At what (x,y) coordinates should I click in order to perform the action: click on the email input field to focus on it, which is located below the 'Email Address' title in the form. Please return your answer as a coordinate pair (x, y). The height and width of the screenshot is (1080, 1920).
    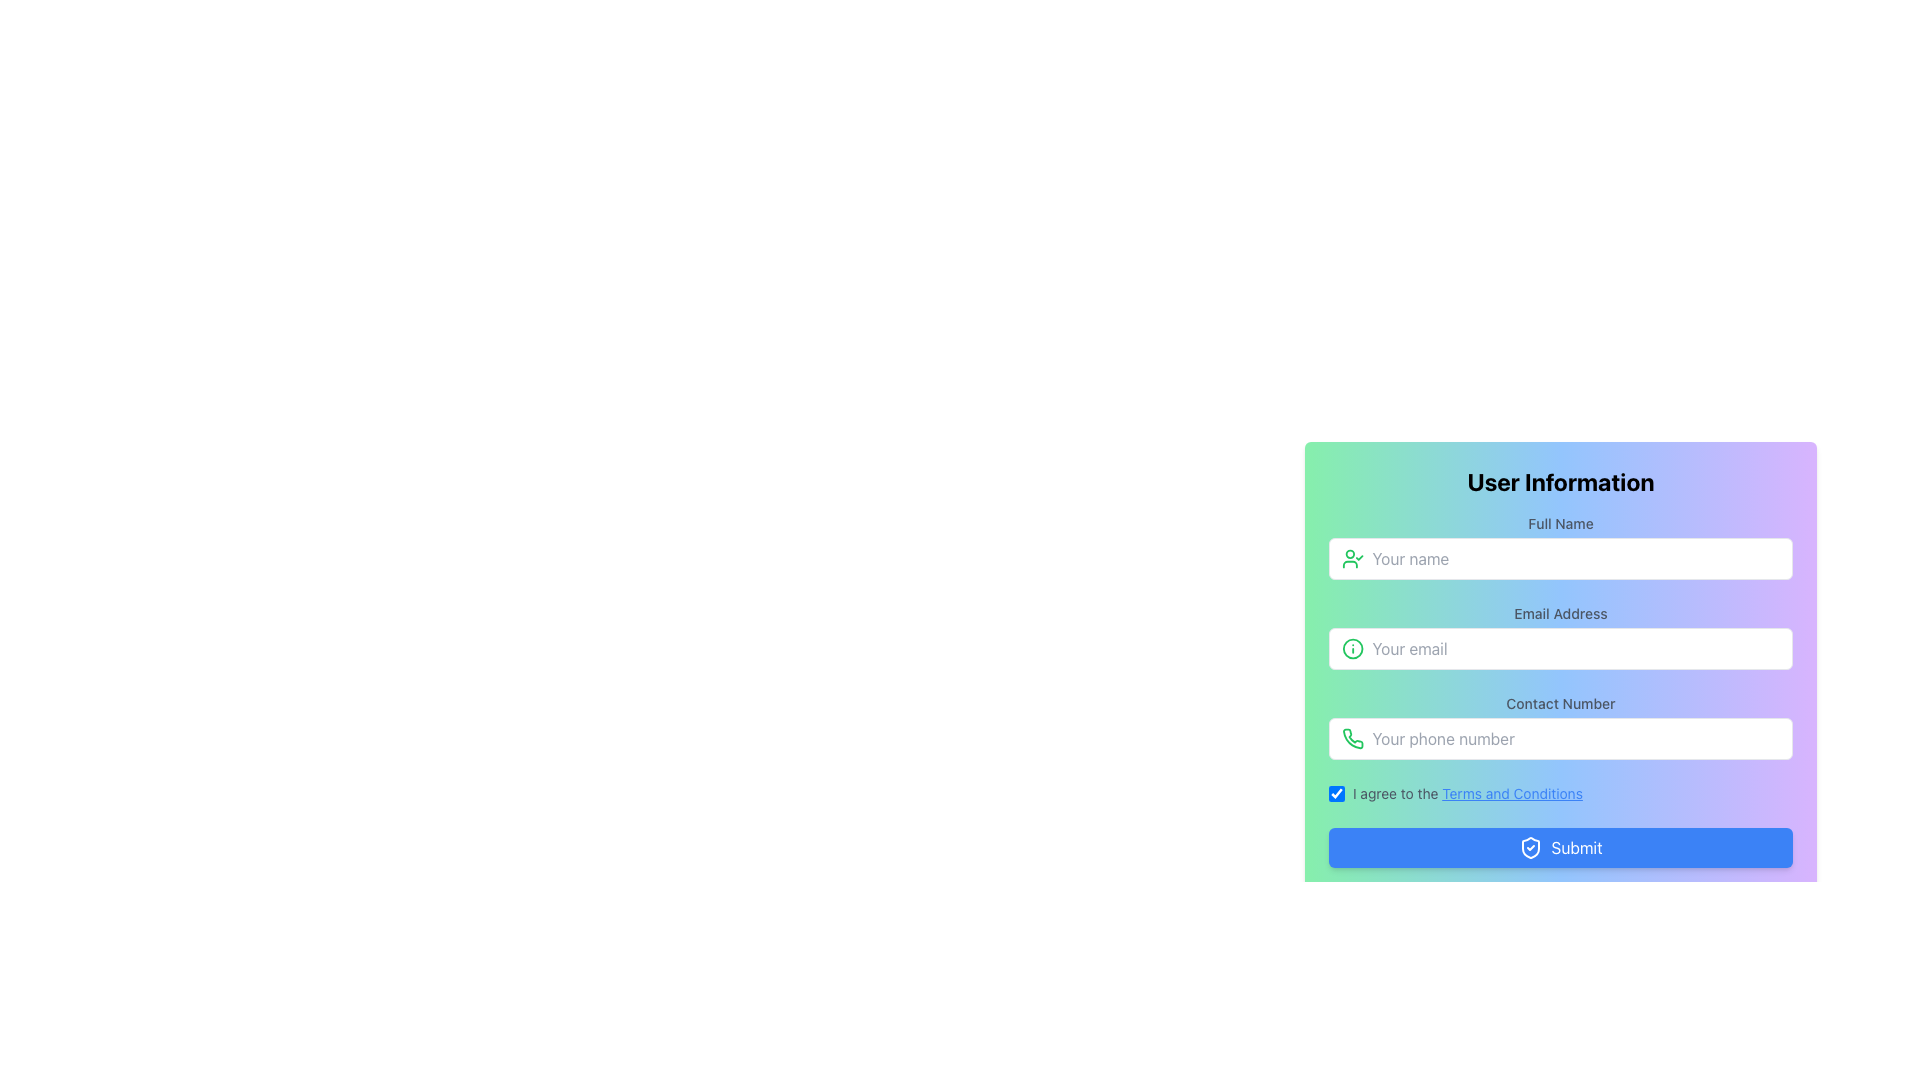
    Looking at the image, I should click on (1575, 648).